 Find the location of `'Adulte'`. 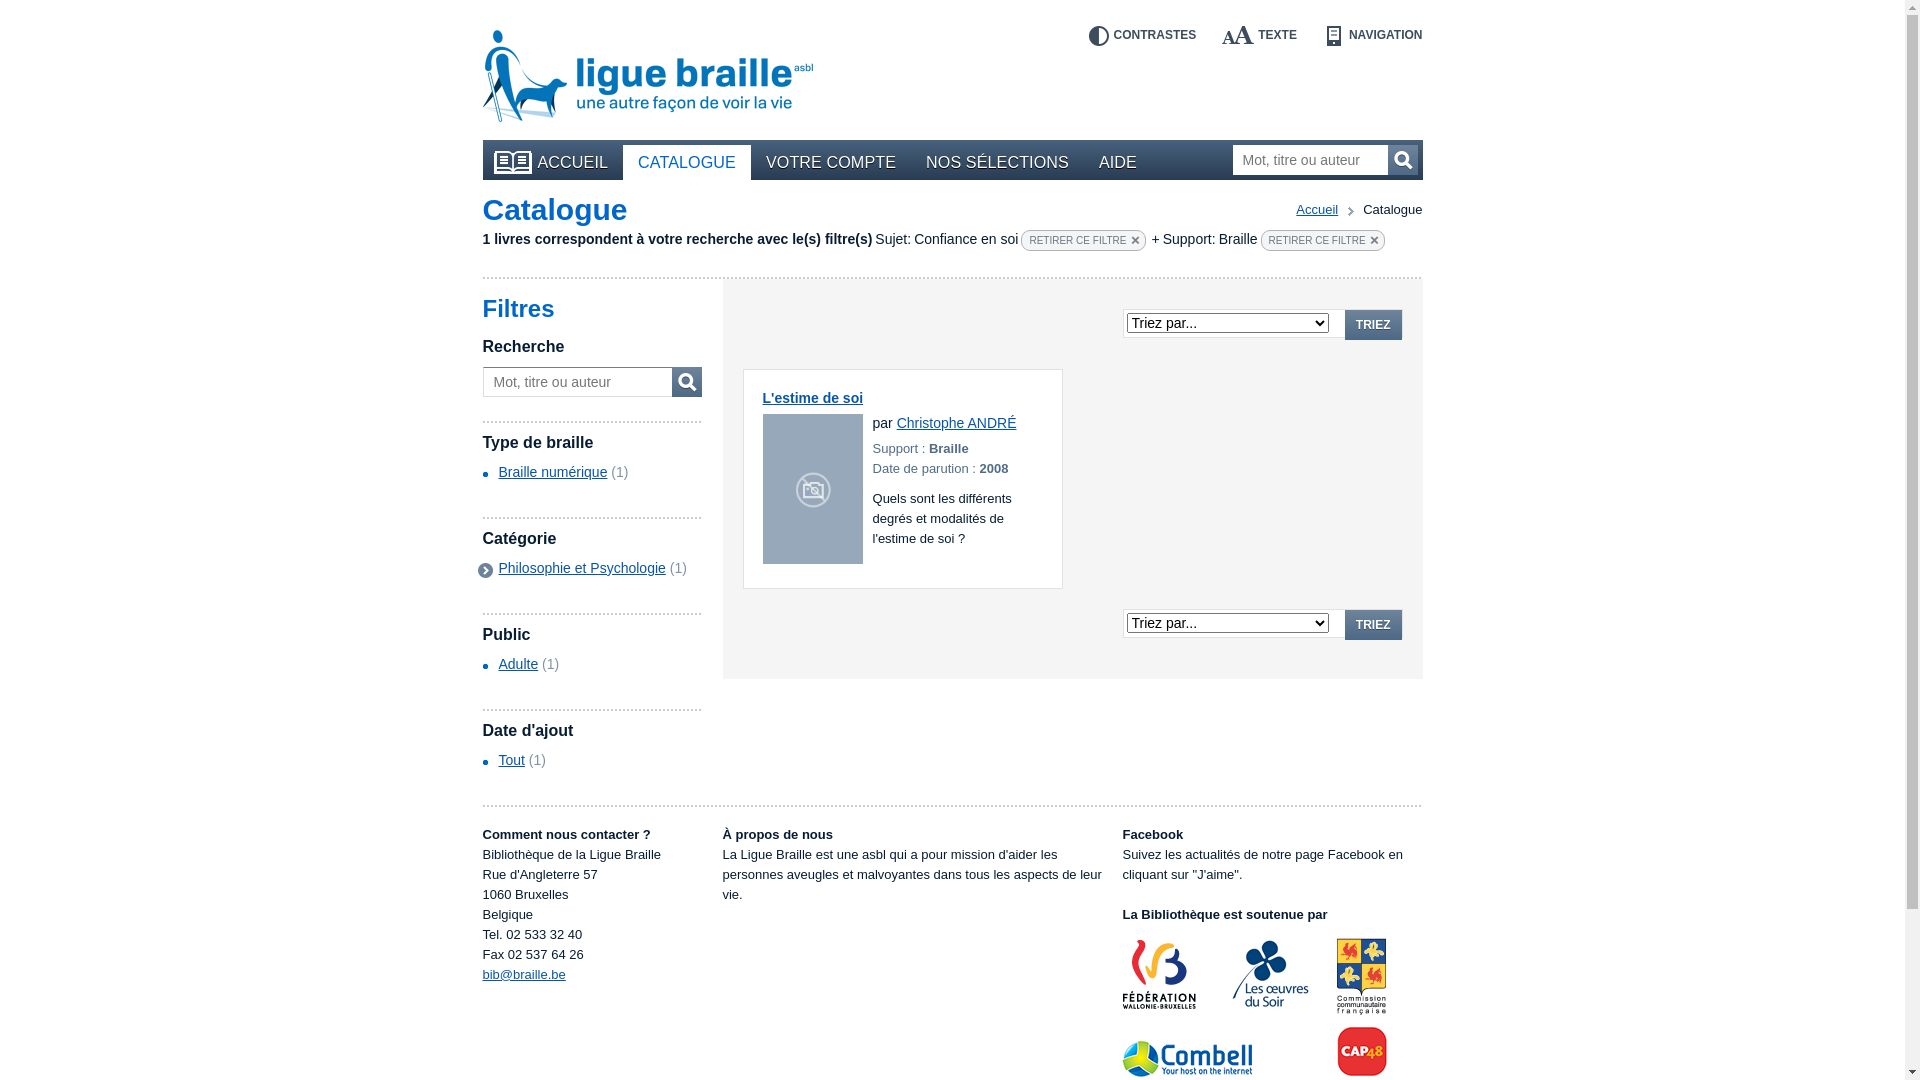

'Adulte' is located at coordinates (518, 663).